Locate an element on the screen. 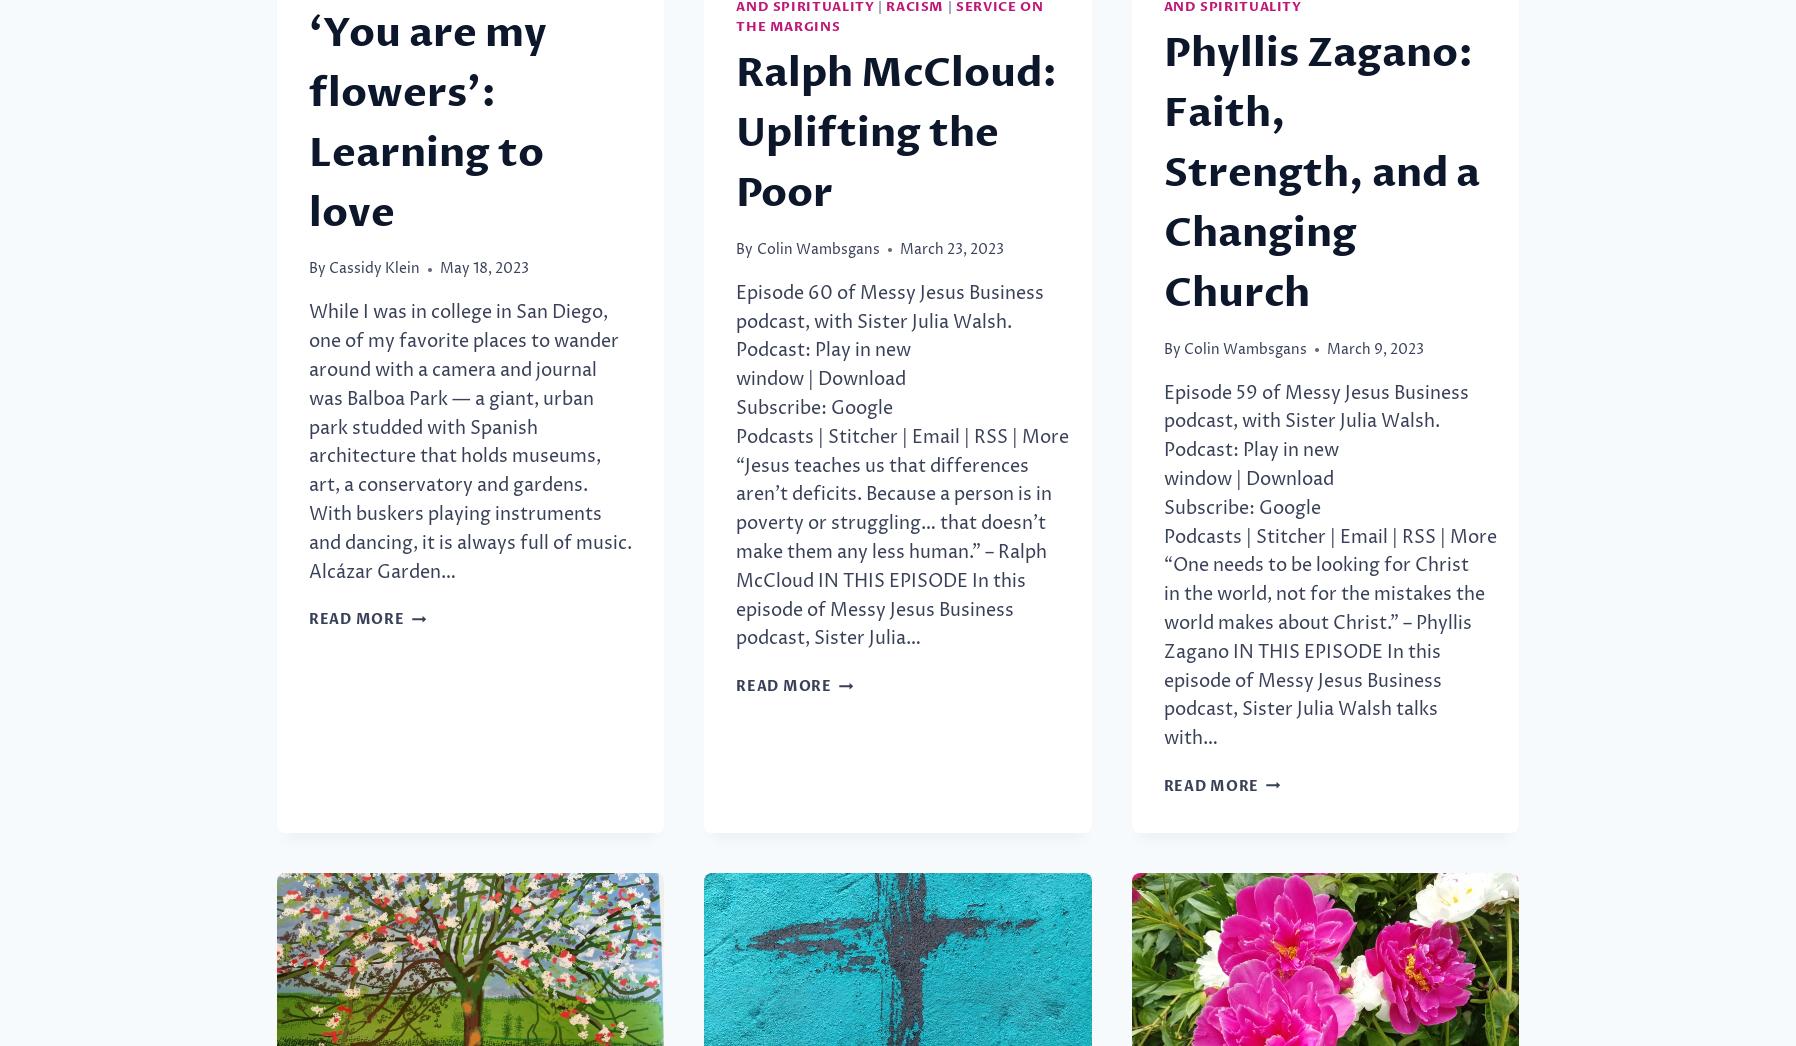 Image resolution: width=1796 pixels, height=1046 pixels. 'Episode 59 of Messy Jesus Business podcast, with Sister Julia Walsh. Podcast: Play in new window | Download Subscribe: Google Podcasts | Stitcher | Email | RSS | More “One needs to be looking for Christ in the world, not for the mistakes the world makes about Christ.” – Phyllis Zagano IN THIS EPISODE In this episode of Messy Jesus Business podcast, Sister Julia Walsh talks with…' is located at coordinates (1163, 564).